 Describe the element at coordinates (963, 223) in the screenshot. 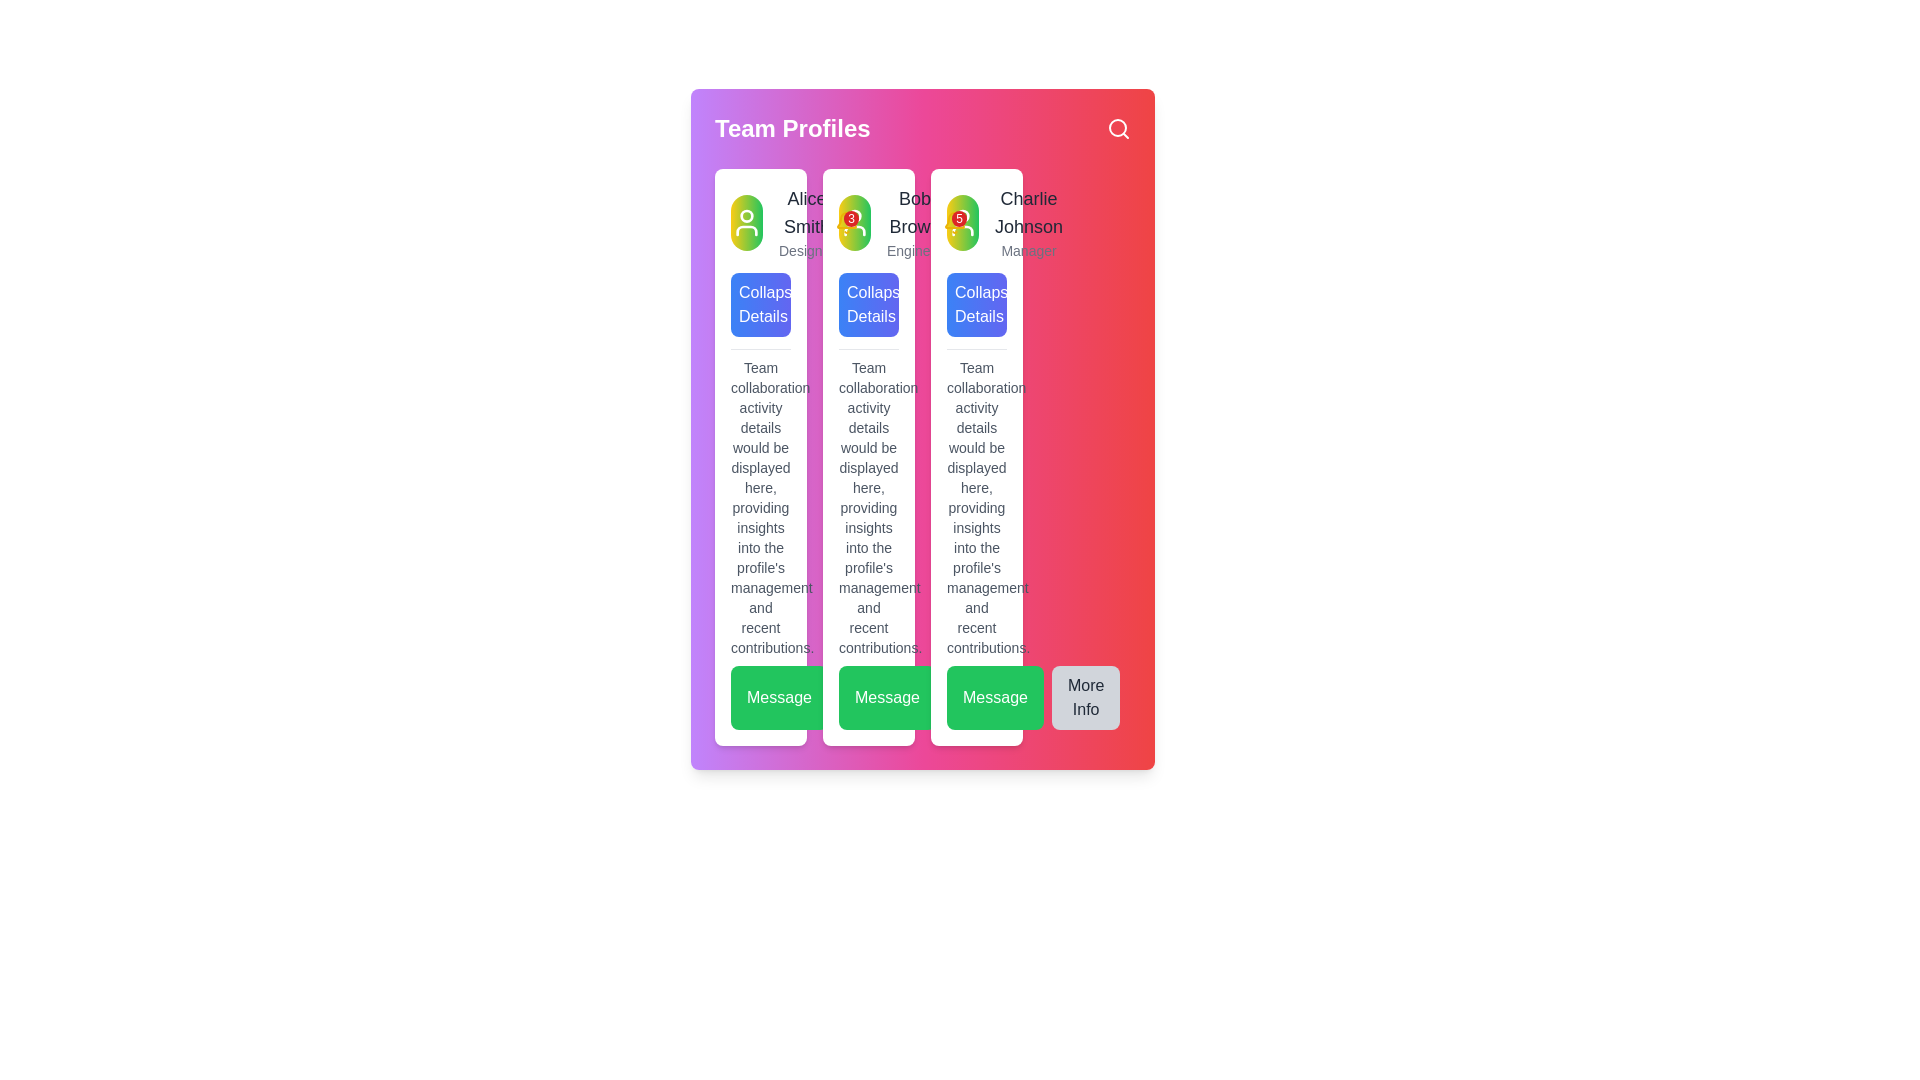

I see `the circular graphical profile indicator with a gradient background and a white user icon, located at the top-right corner of the 'Charlie Johnson Manager' column` at that location.